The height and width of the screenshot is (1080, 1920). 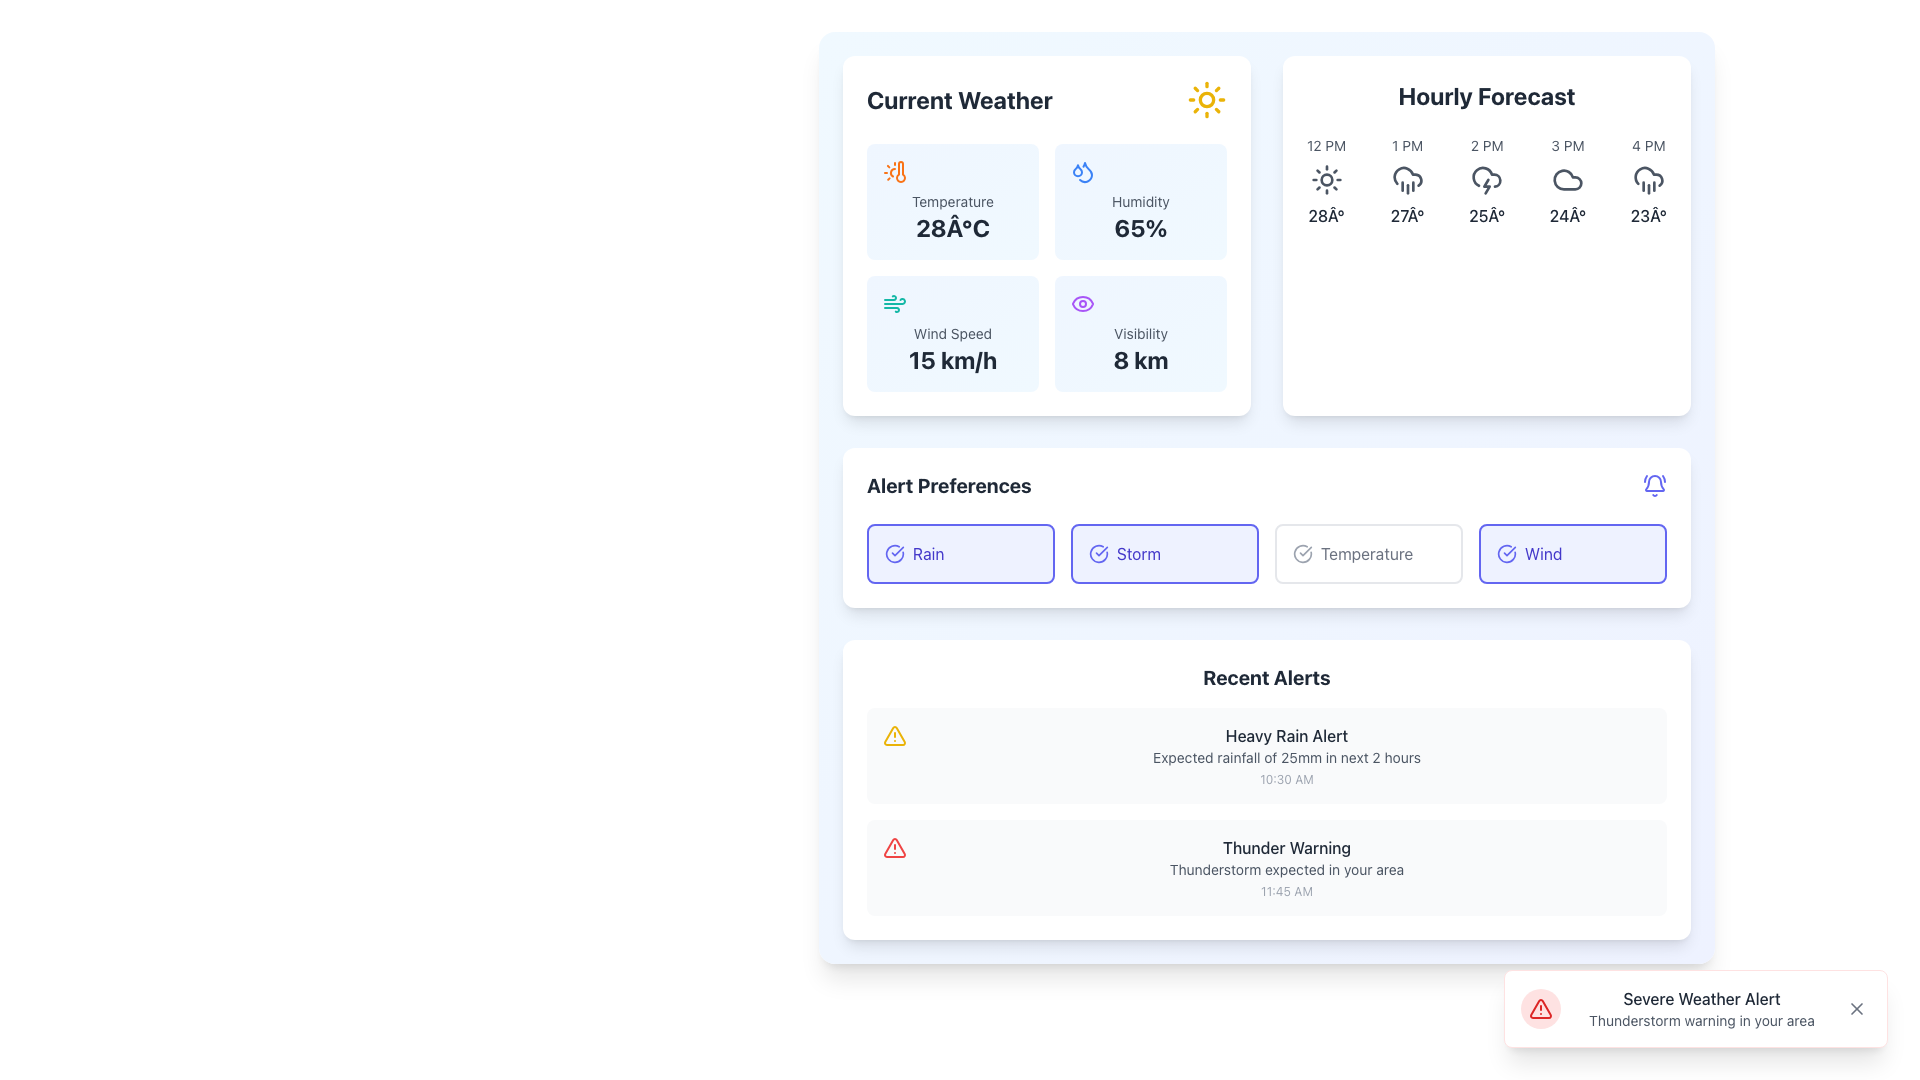 I want to click on the third item in the 'Hourly Forecast' section that displays a lightning cloud icon with the time '2 PM' and temperature '25Â°' for further details, so click(x=1487, y=181).